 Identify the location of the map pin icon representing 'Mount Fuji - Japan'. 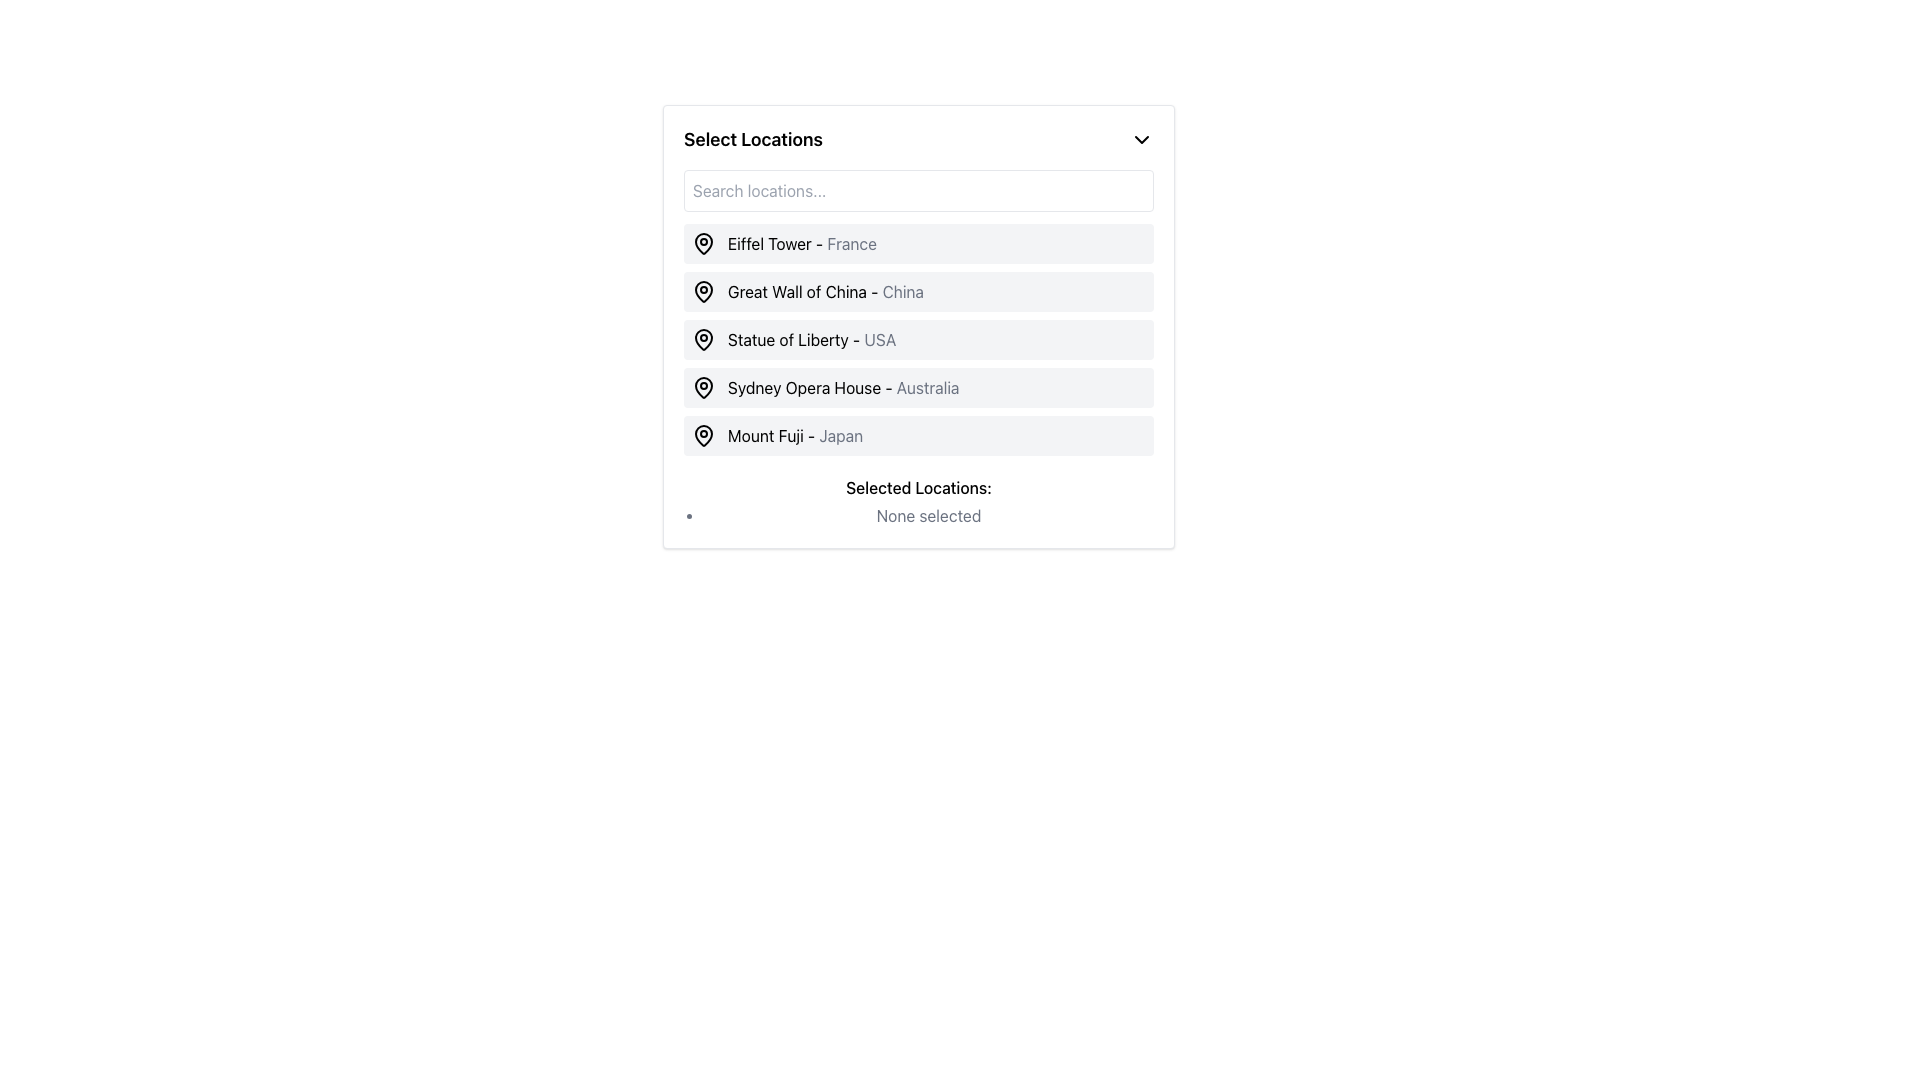
(704, 434).